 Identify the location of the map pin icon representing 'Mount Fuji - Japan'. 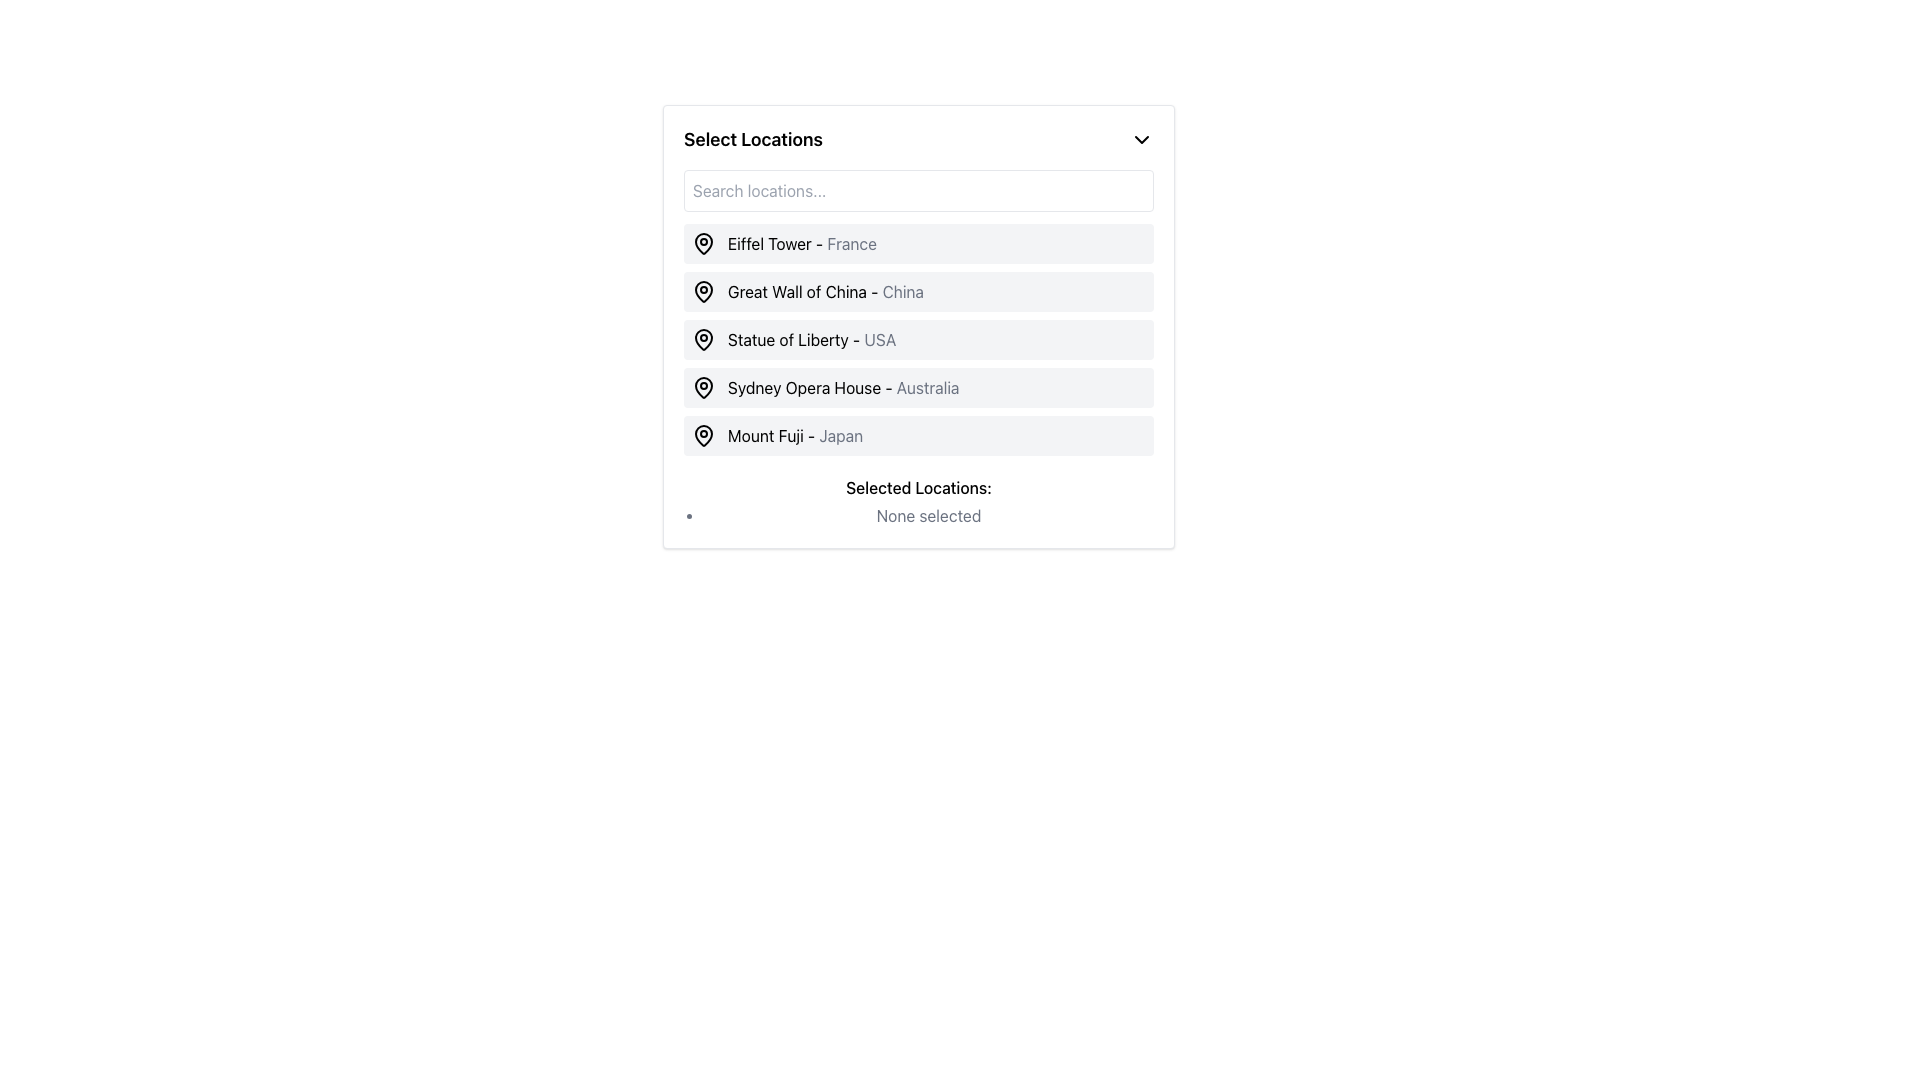
(704, 434).